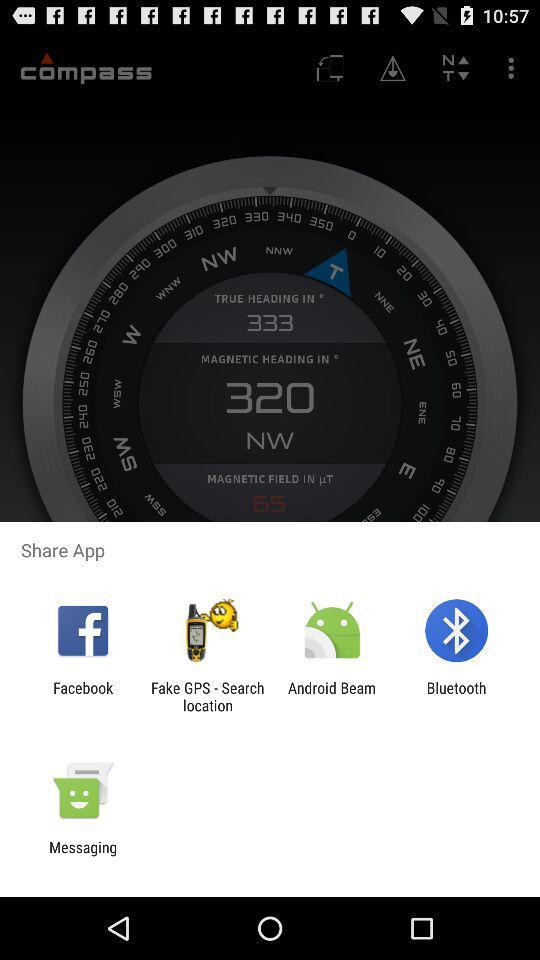 This screenshot has width=540, height=960. Describe the element at coordinates (206, 696) in the screenshot. I see `the item next to android beam` at that location.